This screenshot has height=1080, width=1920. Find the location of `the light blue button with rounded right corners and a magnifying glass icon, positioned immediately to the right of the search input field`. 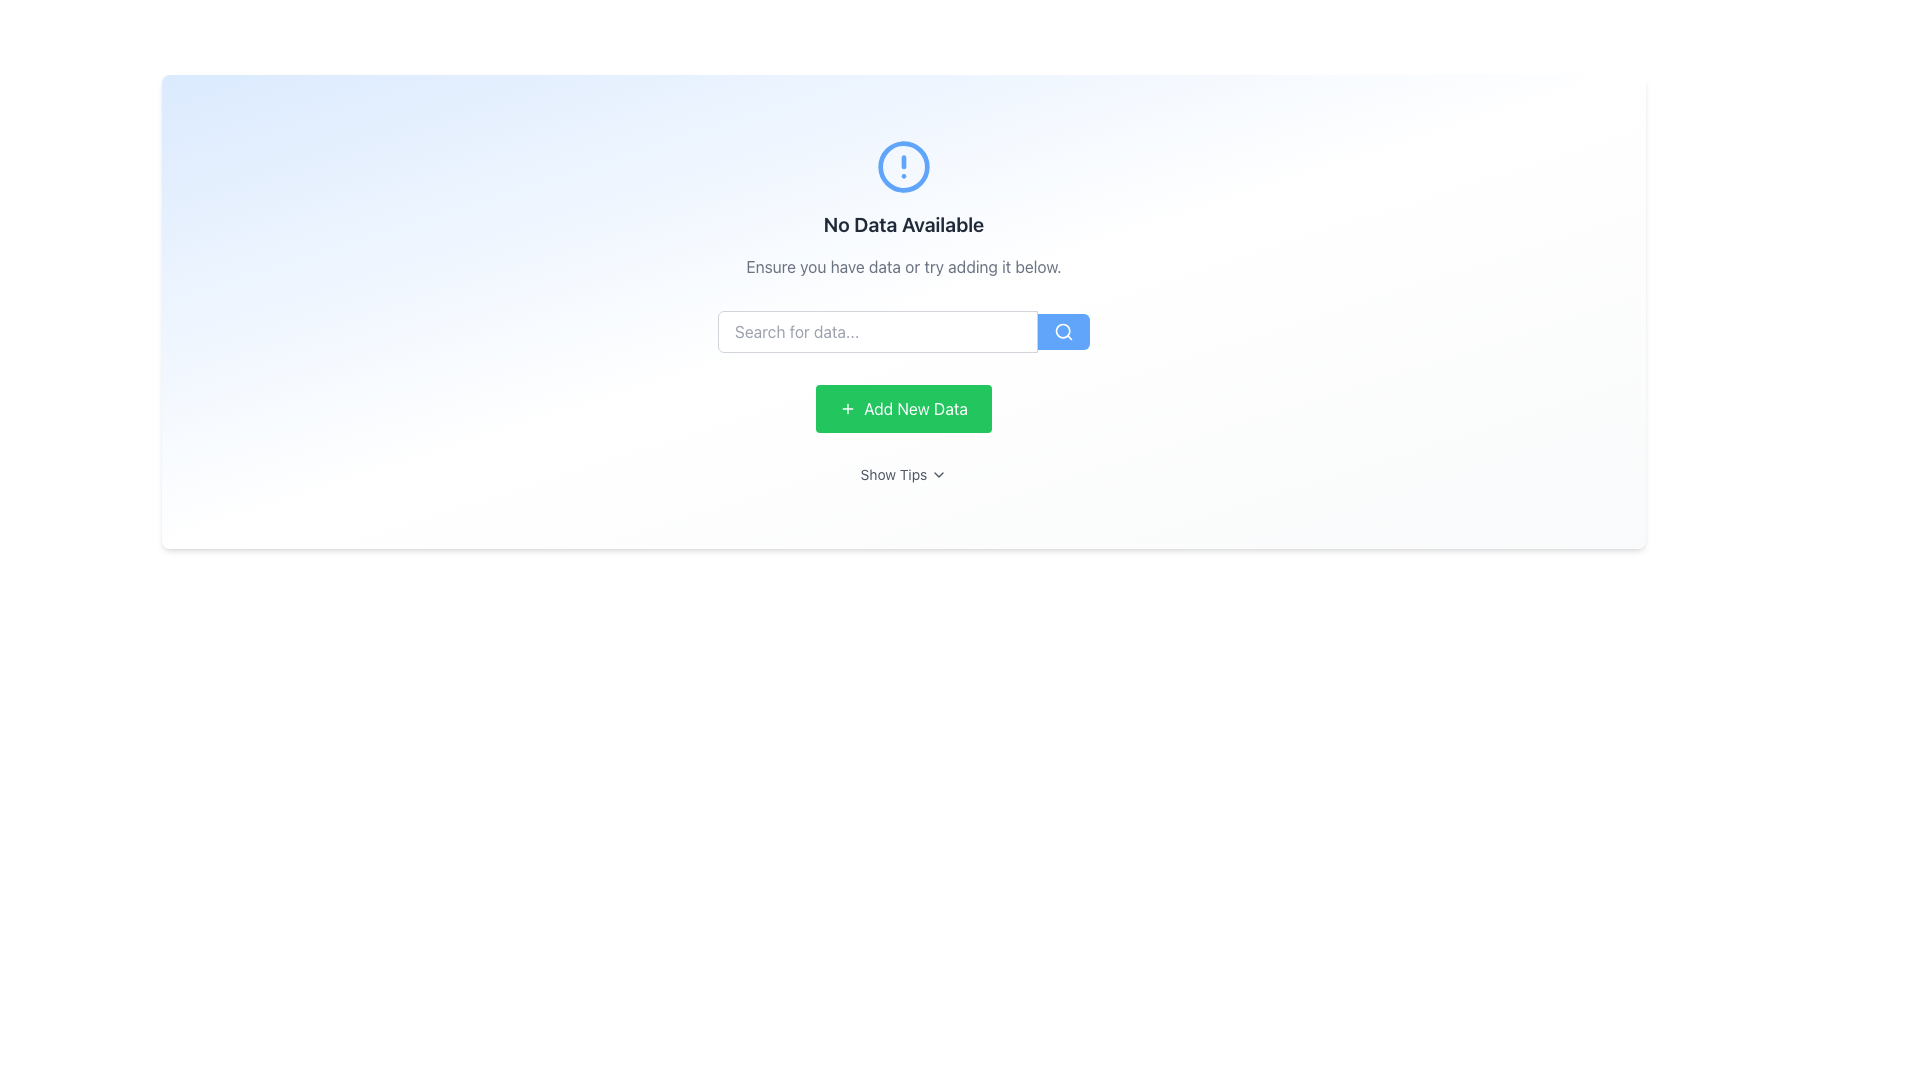

the light blue button with rounded right corners and a magnifying glass icon, positioned immediately to the right of the search input field is located at coordinates (1063, 330).